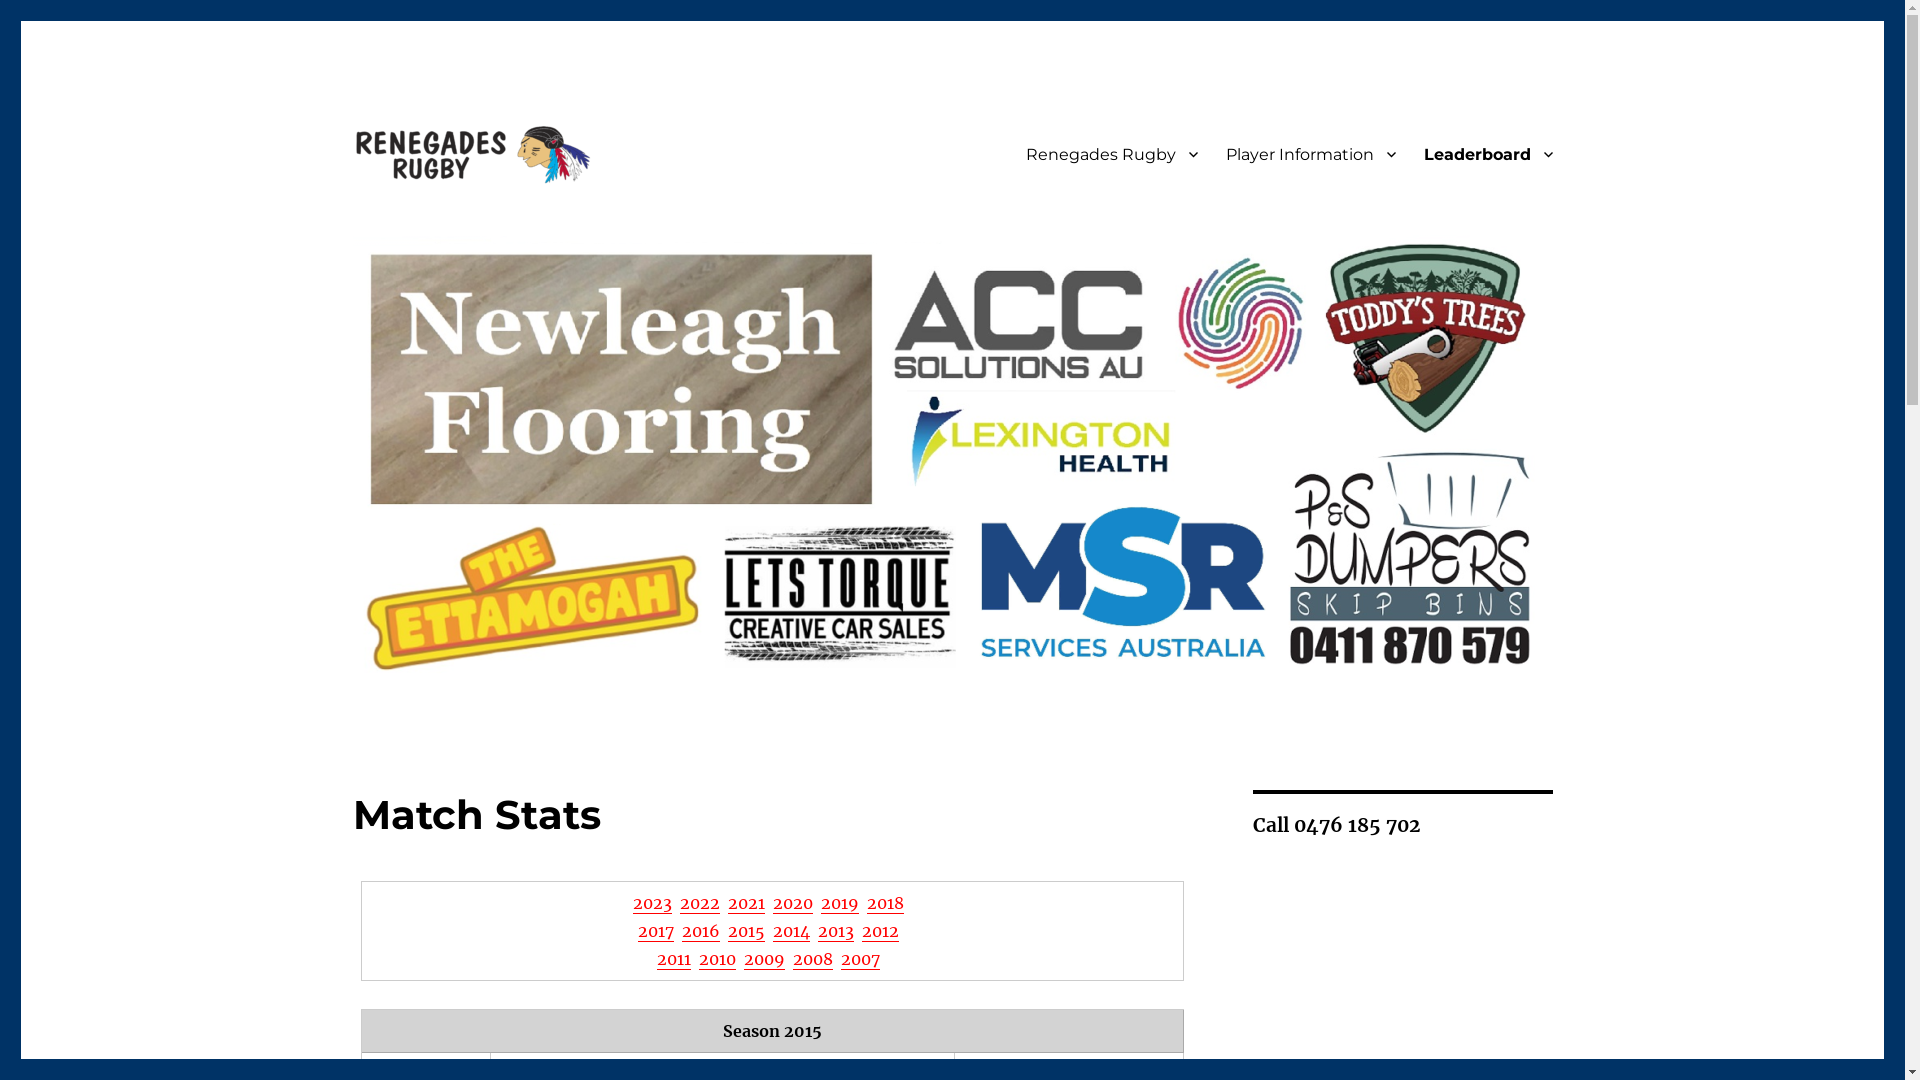  What do you see at coordinates (486, 219) in the screenshot?
I see `'Renegades Rugby'` at bounding box center [486, 219].